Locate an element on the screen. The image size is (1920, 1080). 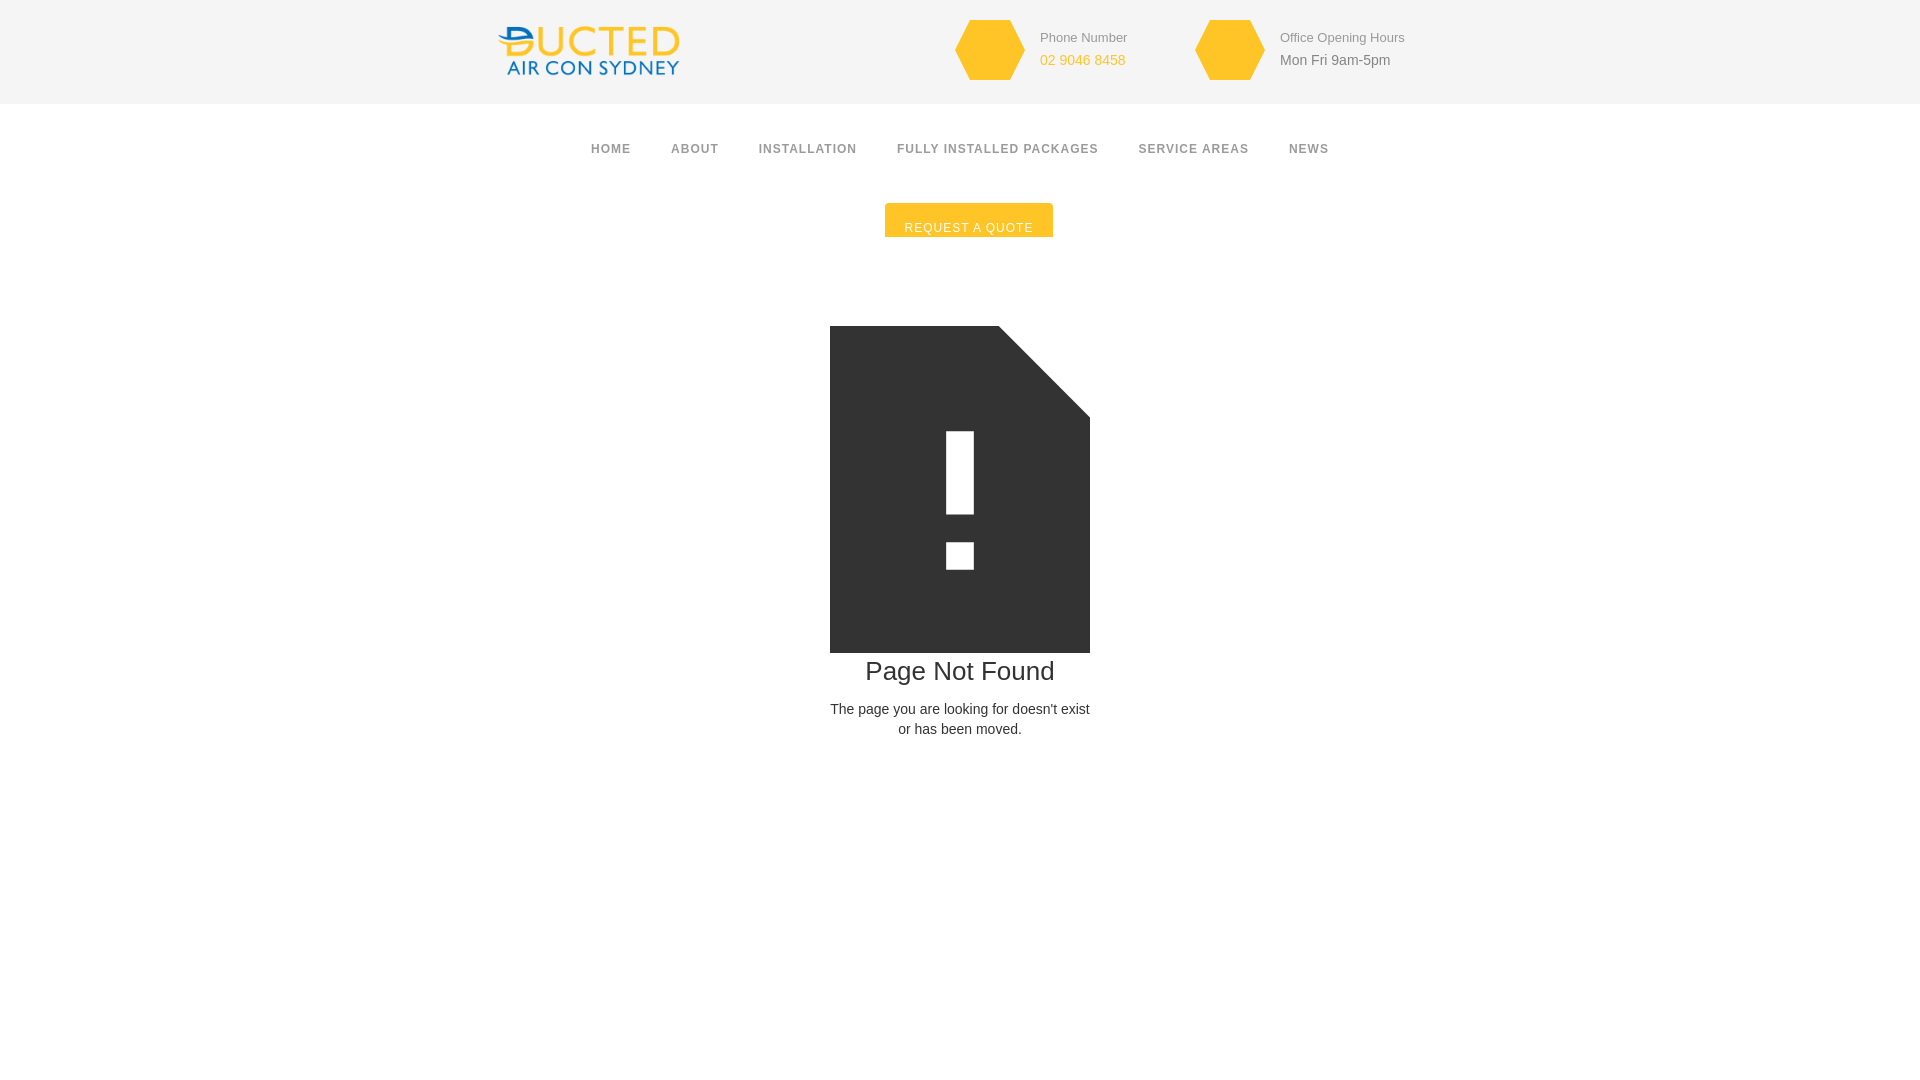
'REQUEST A QUOTE' is located at coordinates (969, 225).